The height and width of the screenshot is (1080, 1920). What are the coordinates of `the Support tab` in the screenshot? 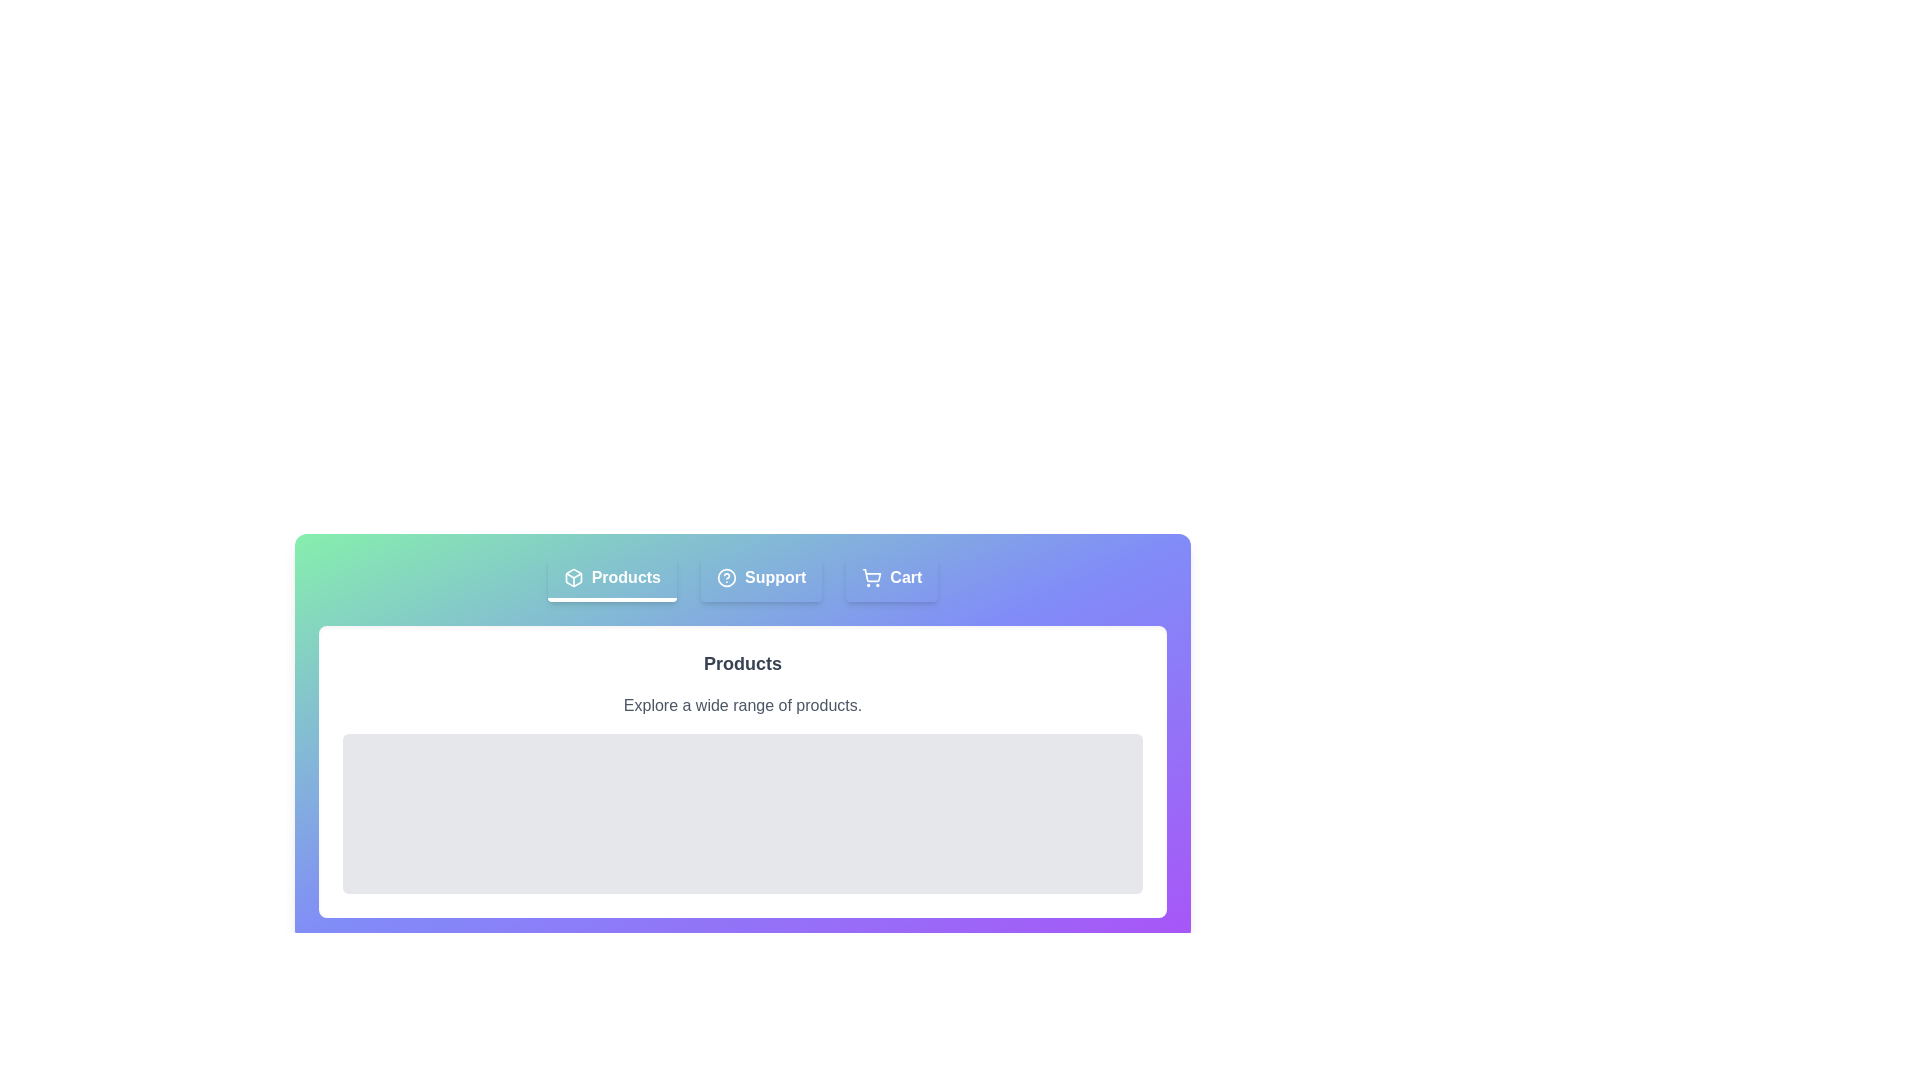 It's located at (760, 579).